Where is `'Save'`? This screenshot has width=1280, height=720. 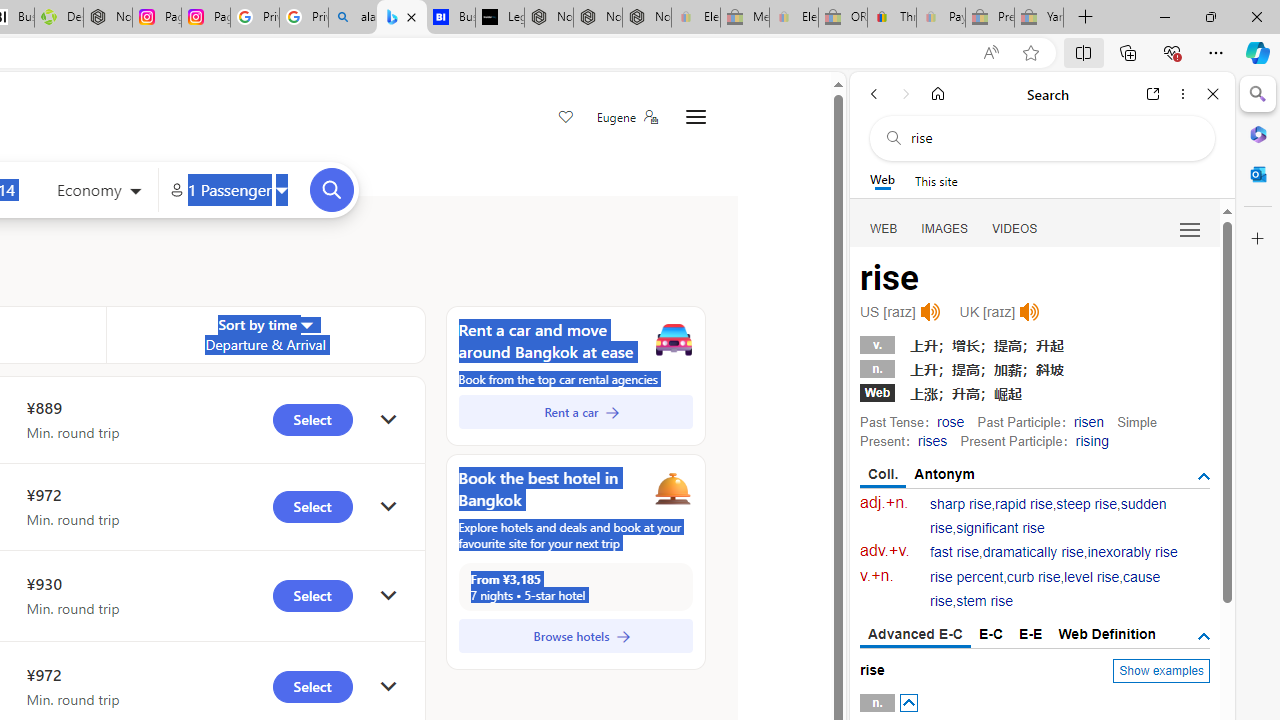
'Save' is located at coordinates (564, 118).